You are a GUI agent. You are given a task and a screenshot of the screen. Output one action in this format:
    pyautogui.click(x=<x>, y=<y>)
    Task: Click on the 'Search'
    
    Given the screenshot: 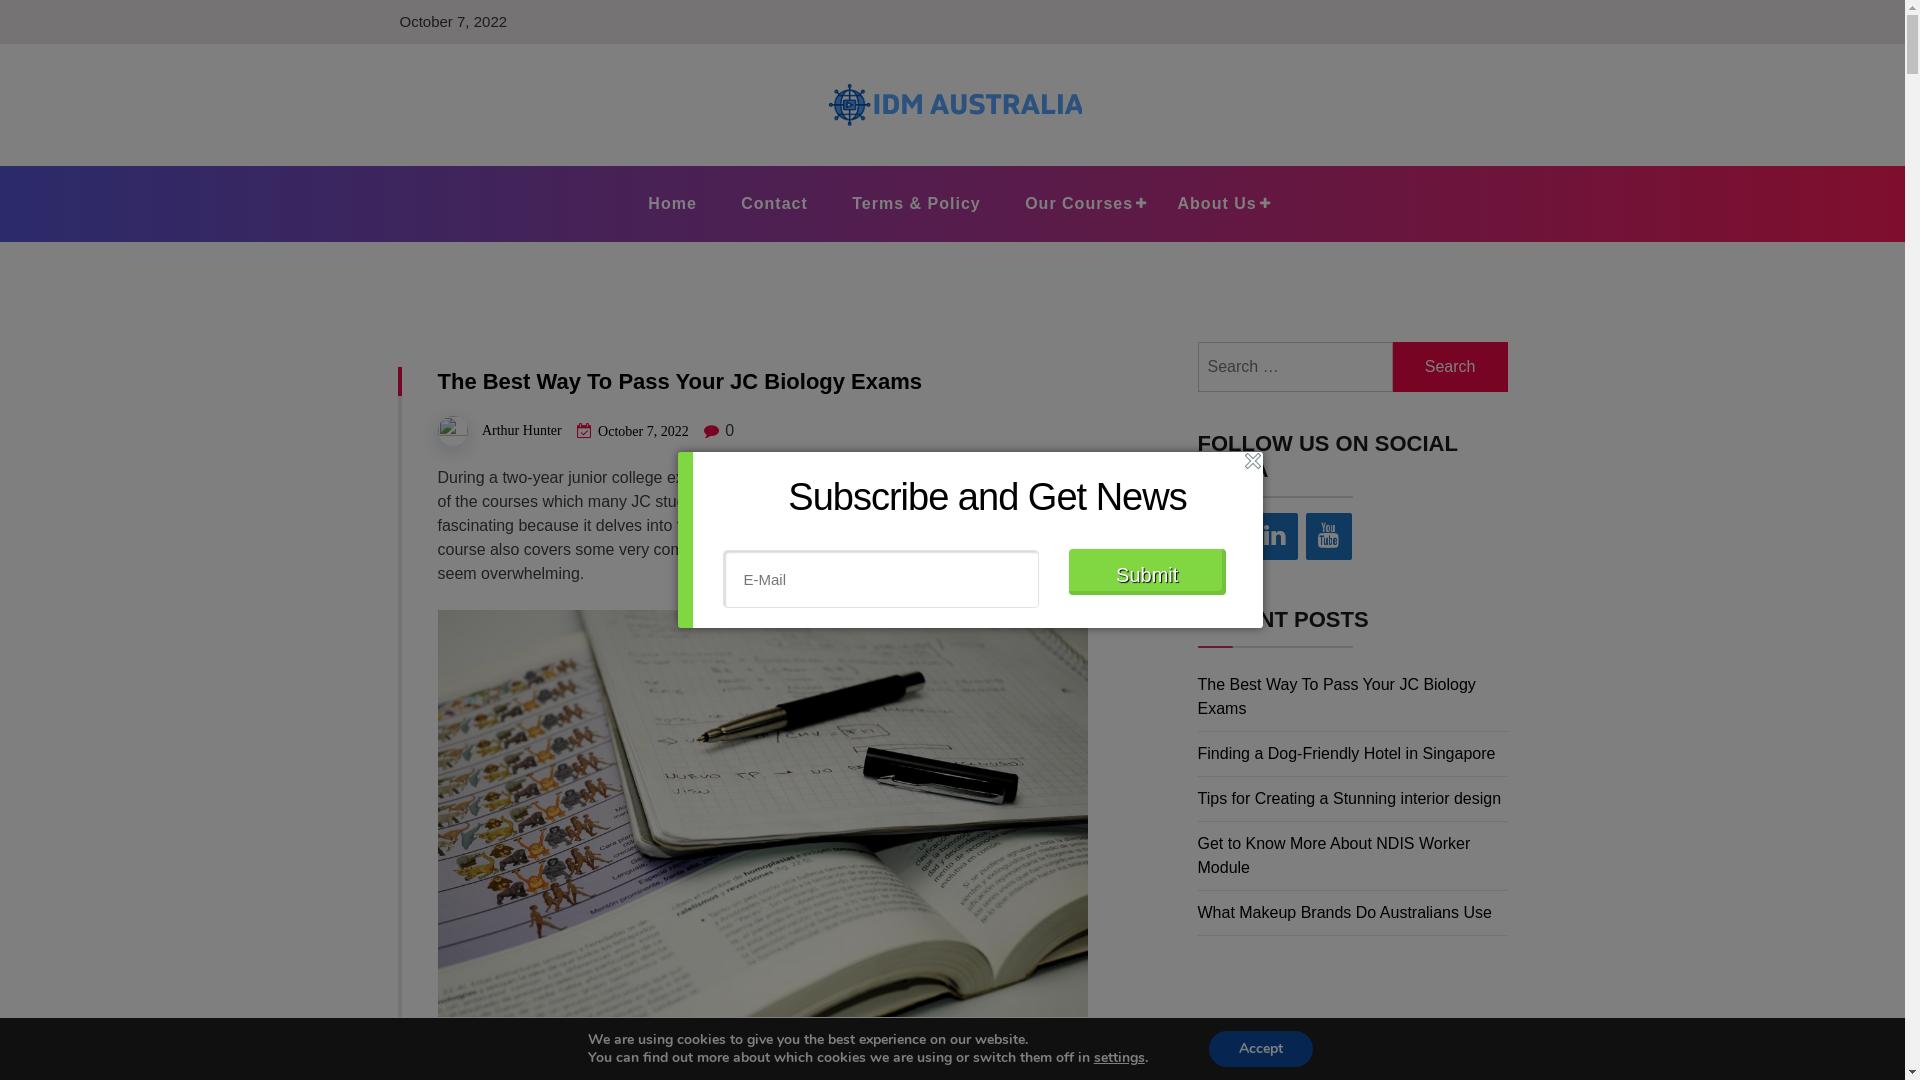 What is the action you would take?
    pyautogui.click(x=1450, y=366)
    